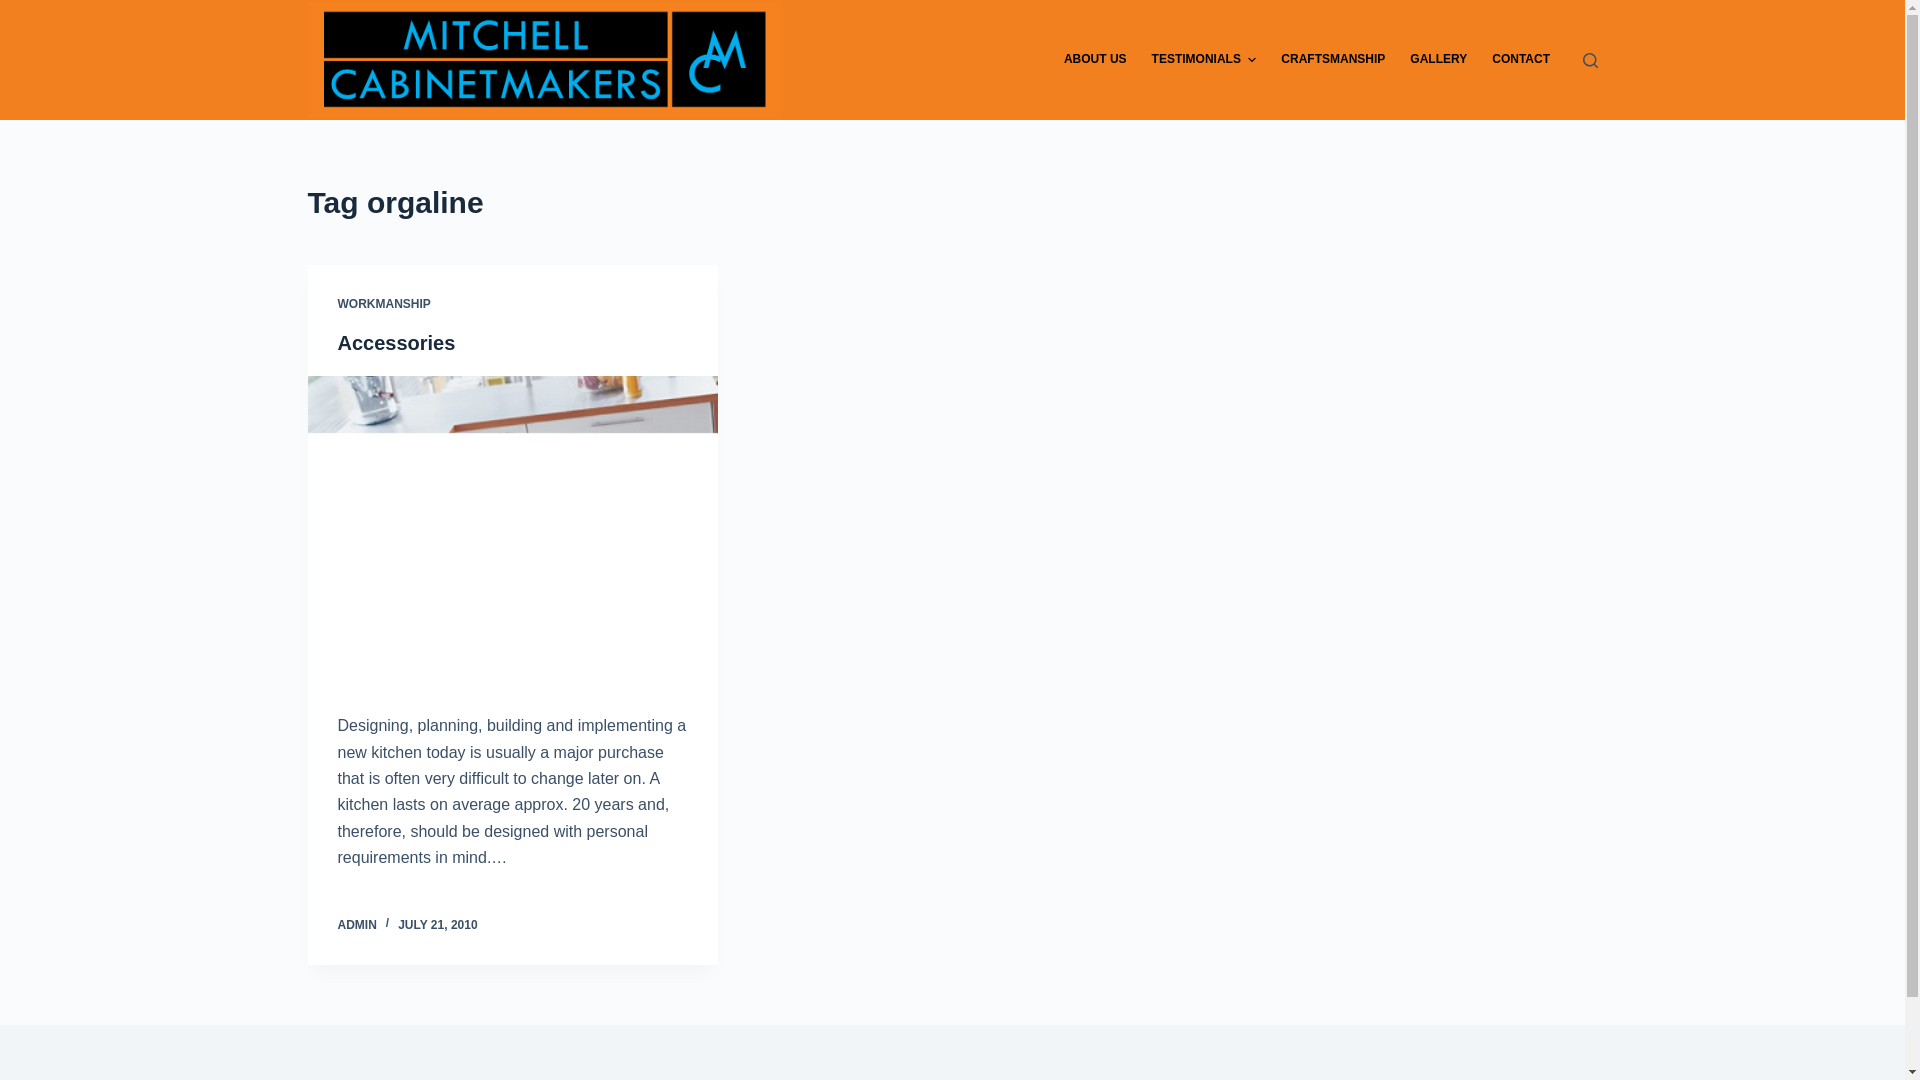 The width and height of the screenshot is (1920, 1080). Describe the element at coordinates (1333, 59) in the screenshot. I see `'CRAFTSMANSHIP'` at that location.